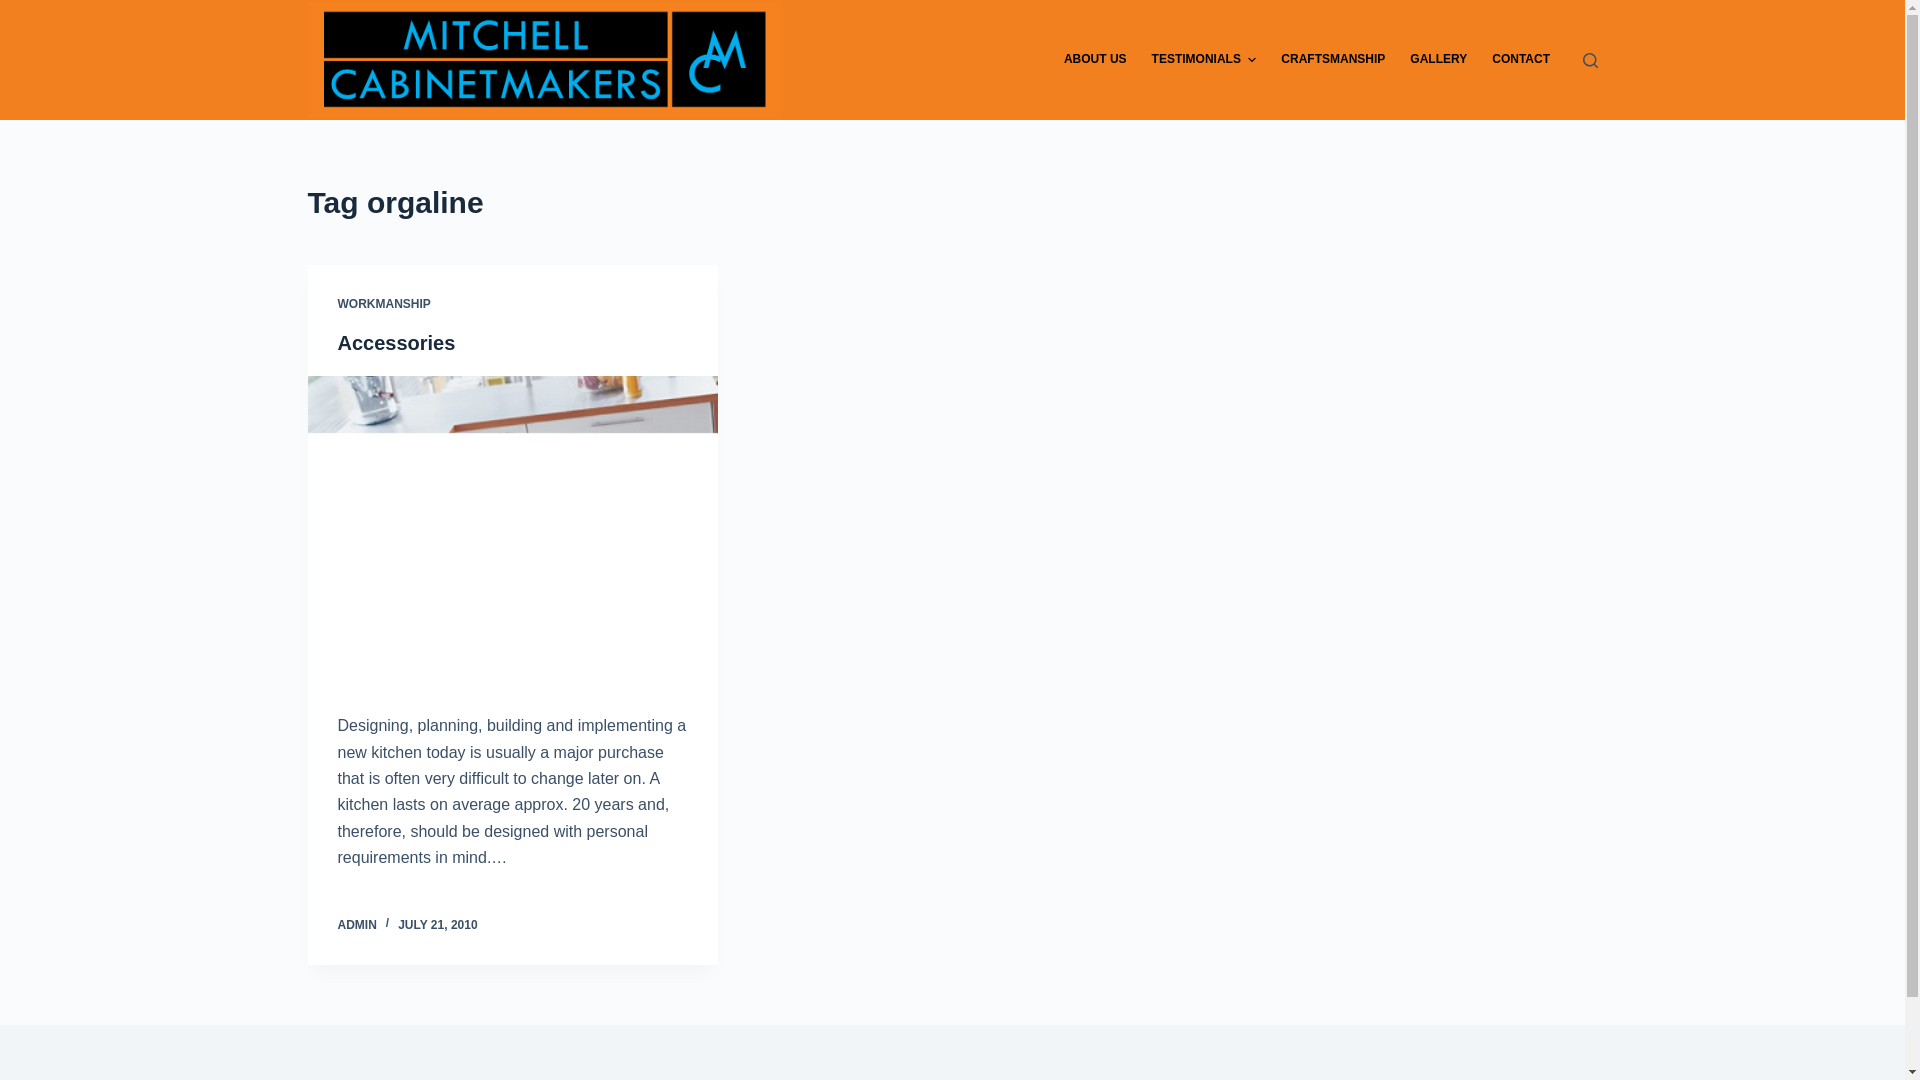 The width and height of the screenshot is (1920, 1080). Describe the element at coordinates (1333, 59) in the screenshot. I see `'CRAFTSMANSHIP'` at that location.